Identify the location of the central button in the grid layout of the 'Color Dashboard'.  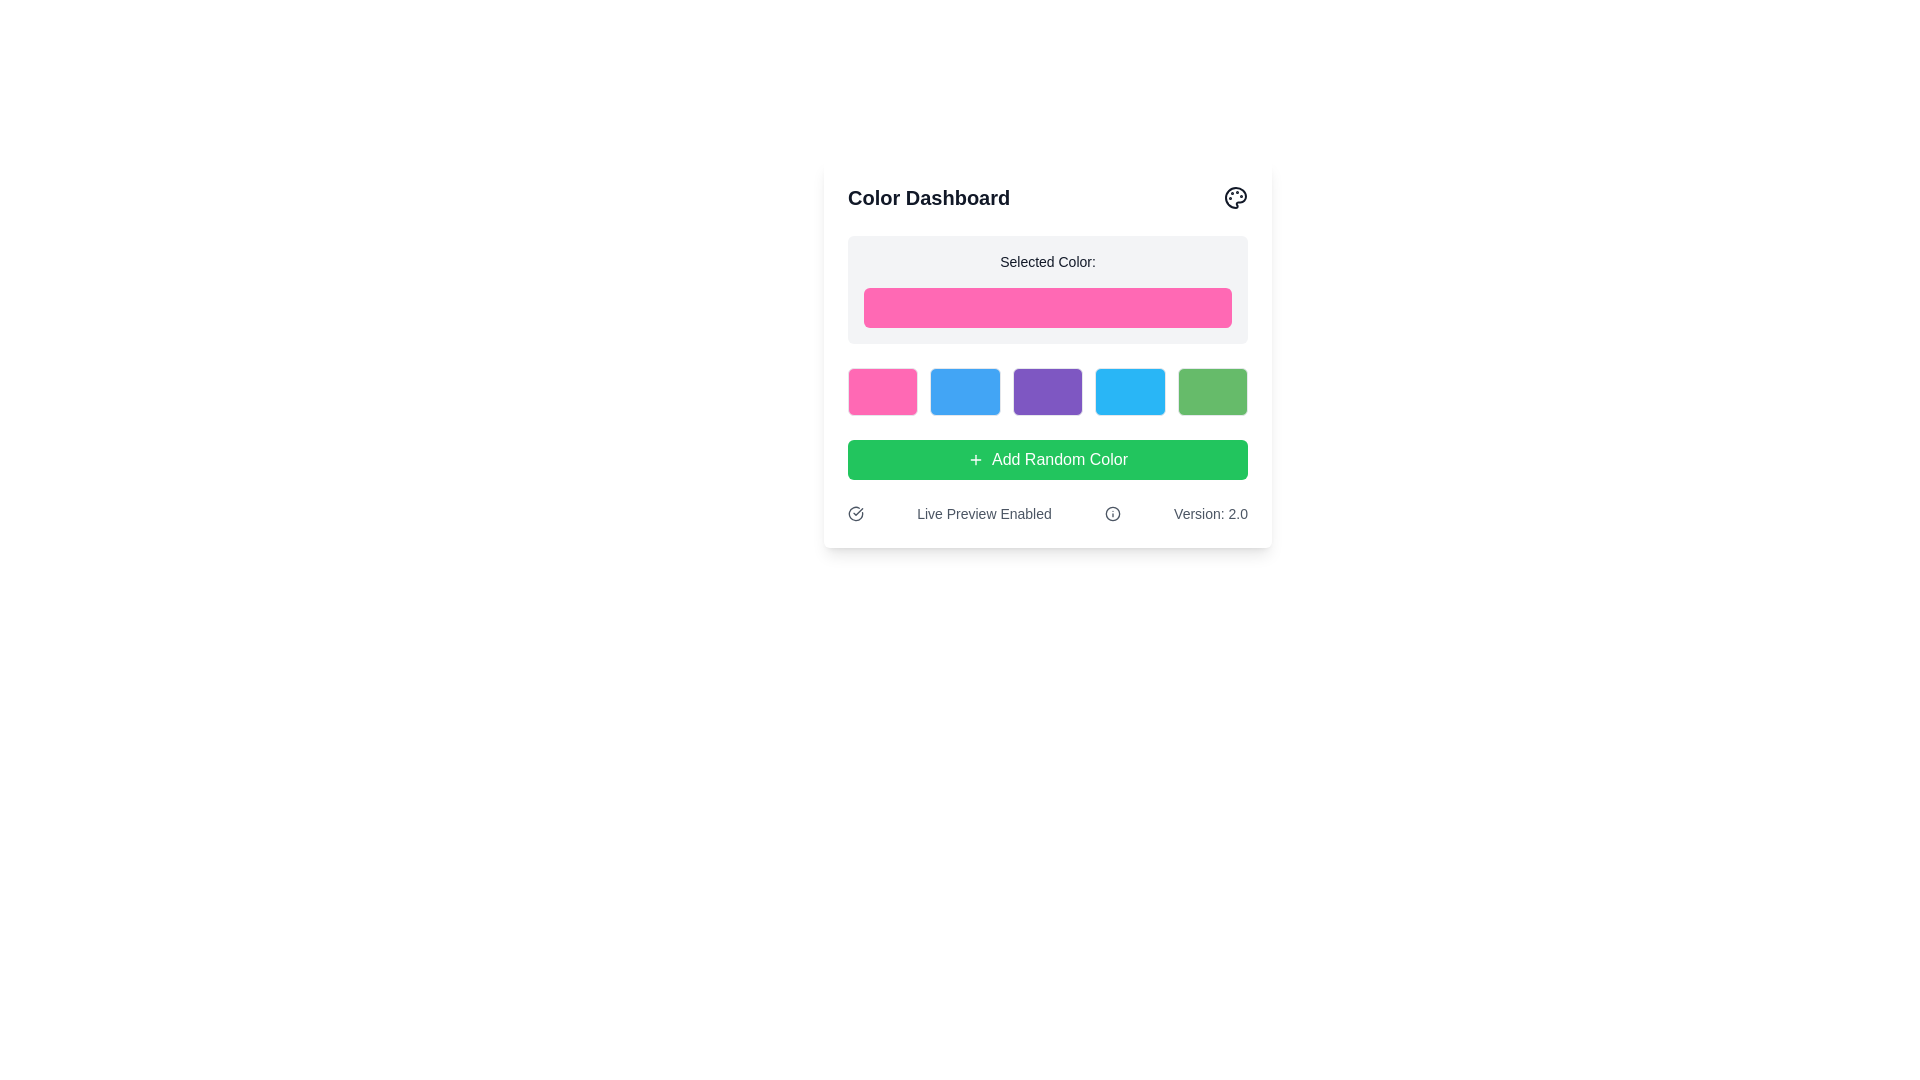
(1046, 392).